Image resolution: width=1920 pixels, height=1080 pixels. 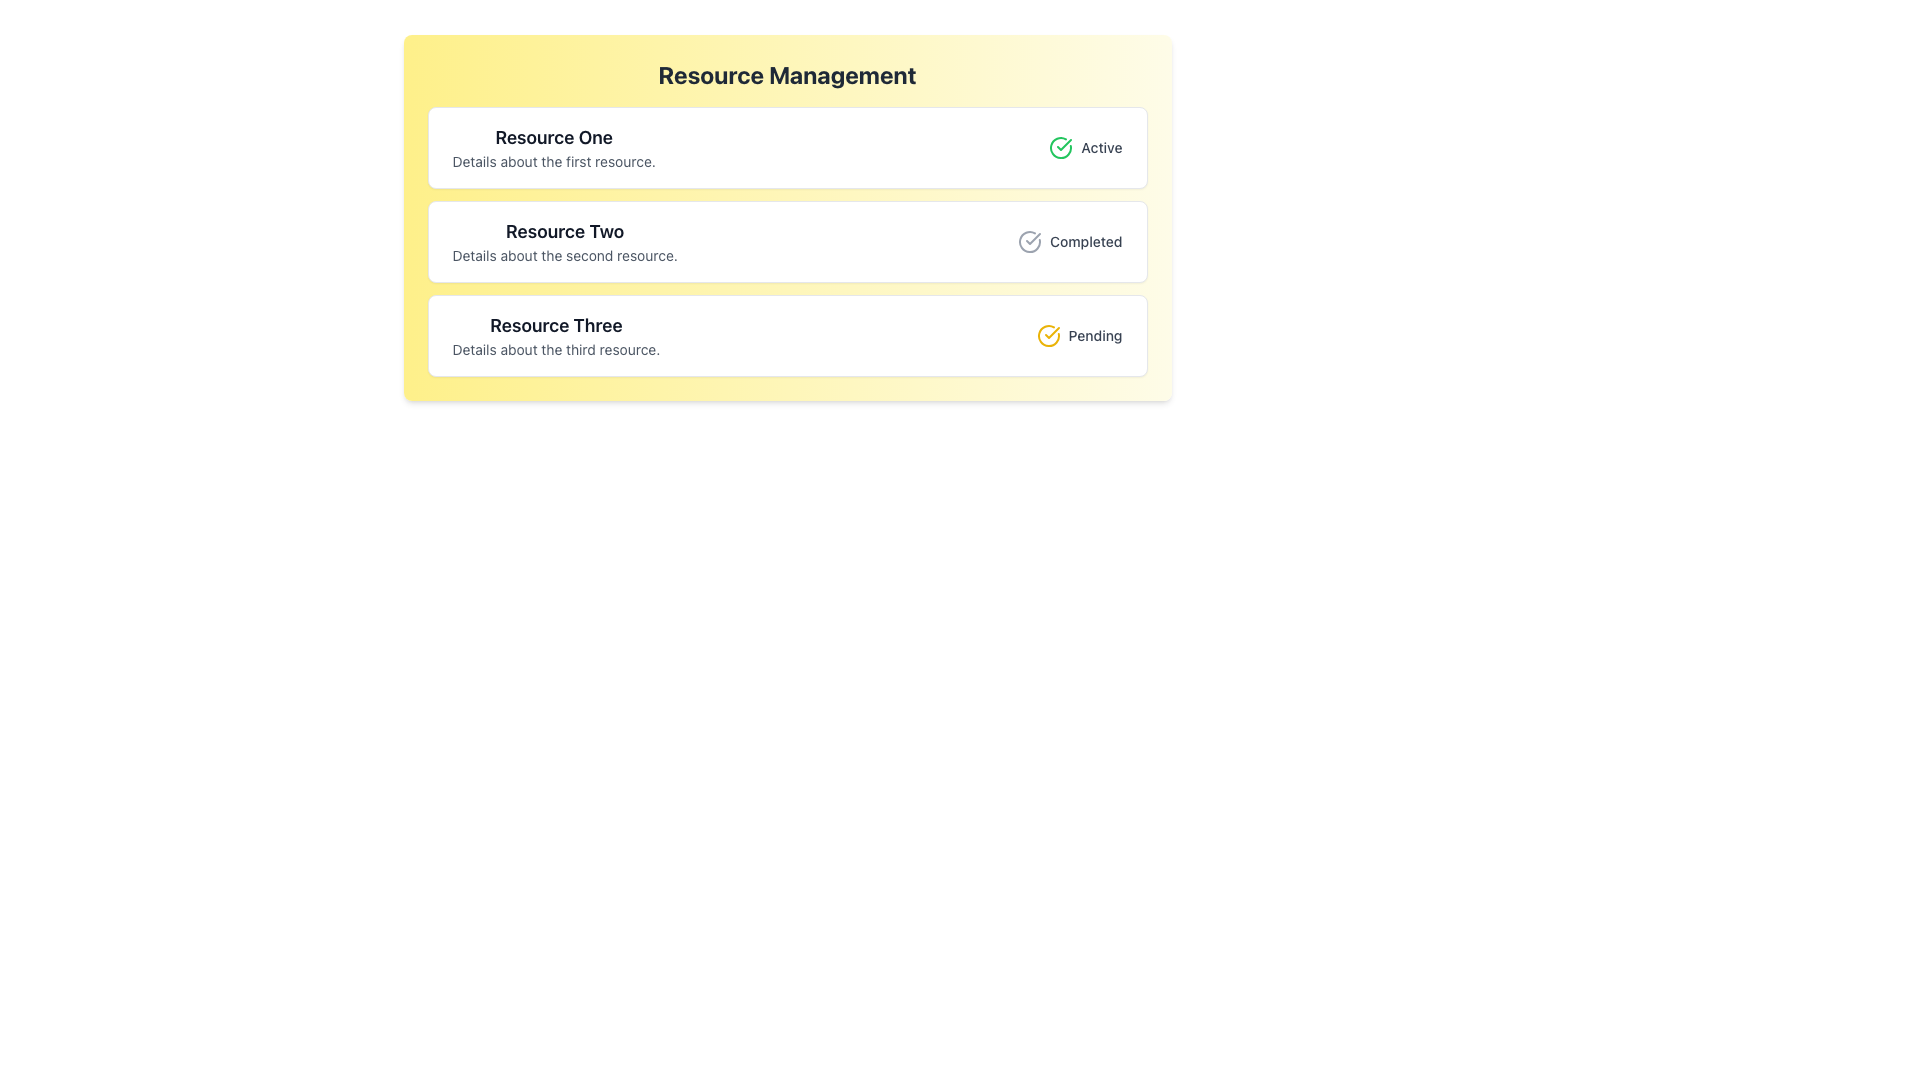 I want to click on the completion status icon located to the left of the text 'Completed' in the second row of the resource status list, so click(x=1030, y=241).